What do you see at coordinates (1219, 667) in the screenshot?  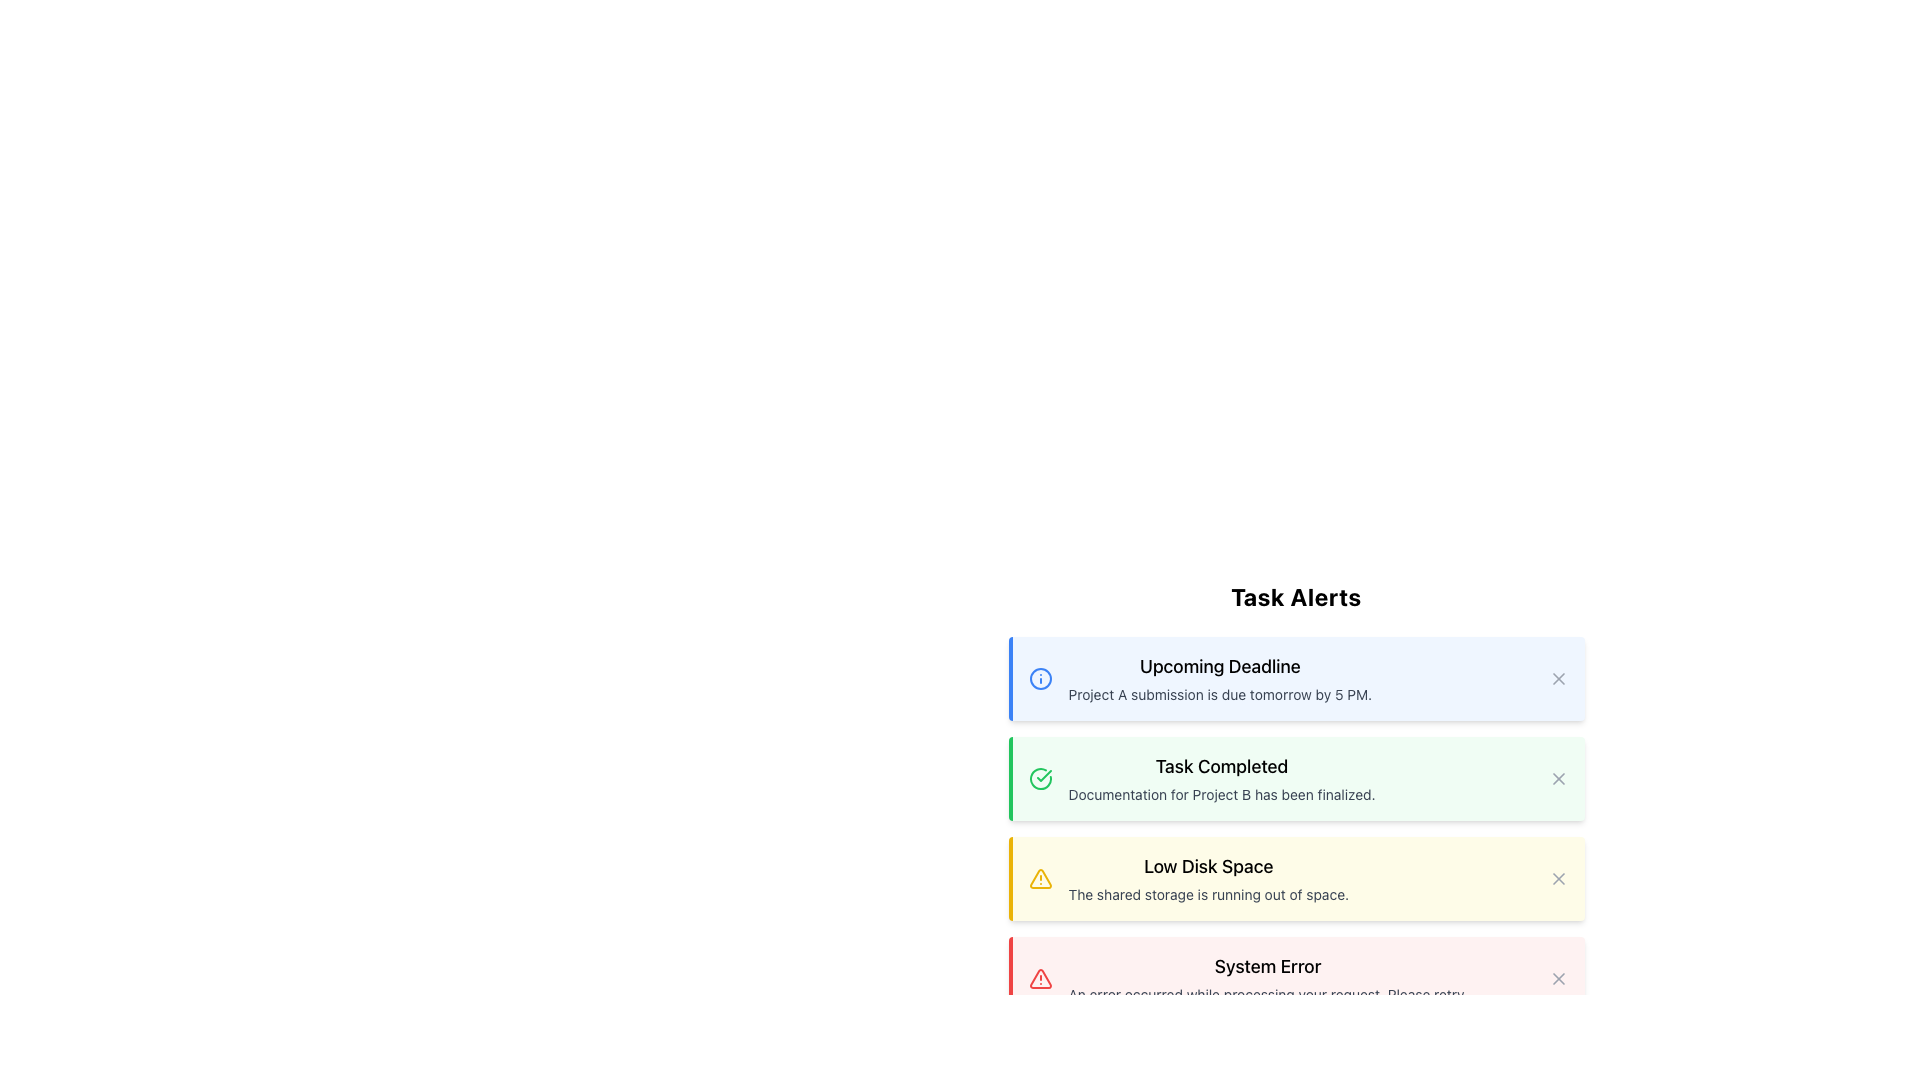 I see `the header text of the first notification box in the 'Task Alerts' section, which summarizes the alert about 'Project A submission is due tomorrow by 5 PM.'` at bounding box center [1219, 667].